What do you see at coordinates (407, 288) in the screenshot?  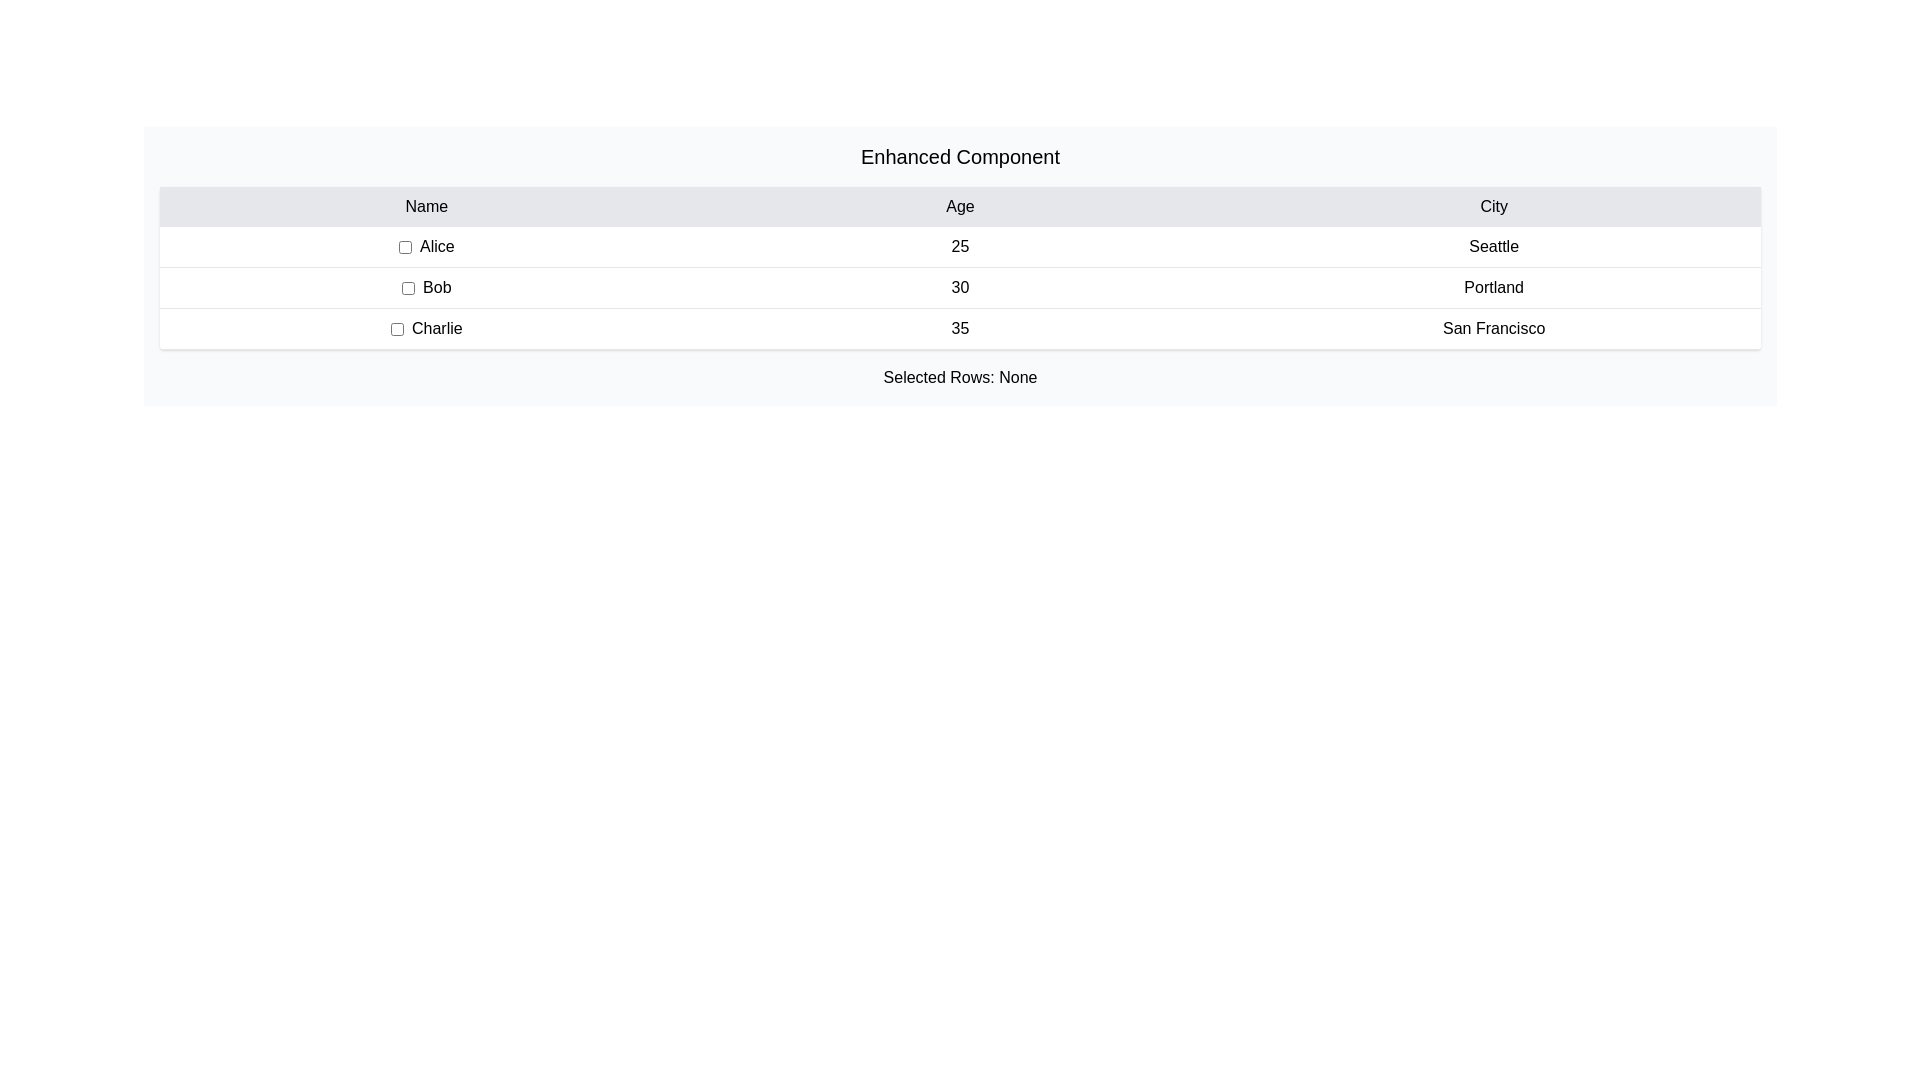 I see `the checkbox associated with the 'Bob' row` at bounding box center [407, 288].